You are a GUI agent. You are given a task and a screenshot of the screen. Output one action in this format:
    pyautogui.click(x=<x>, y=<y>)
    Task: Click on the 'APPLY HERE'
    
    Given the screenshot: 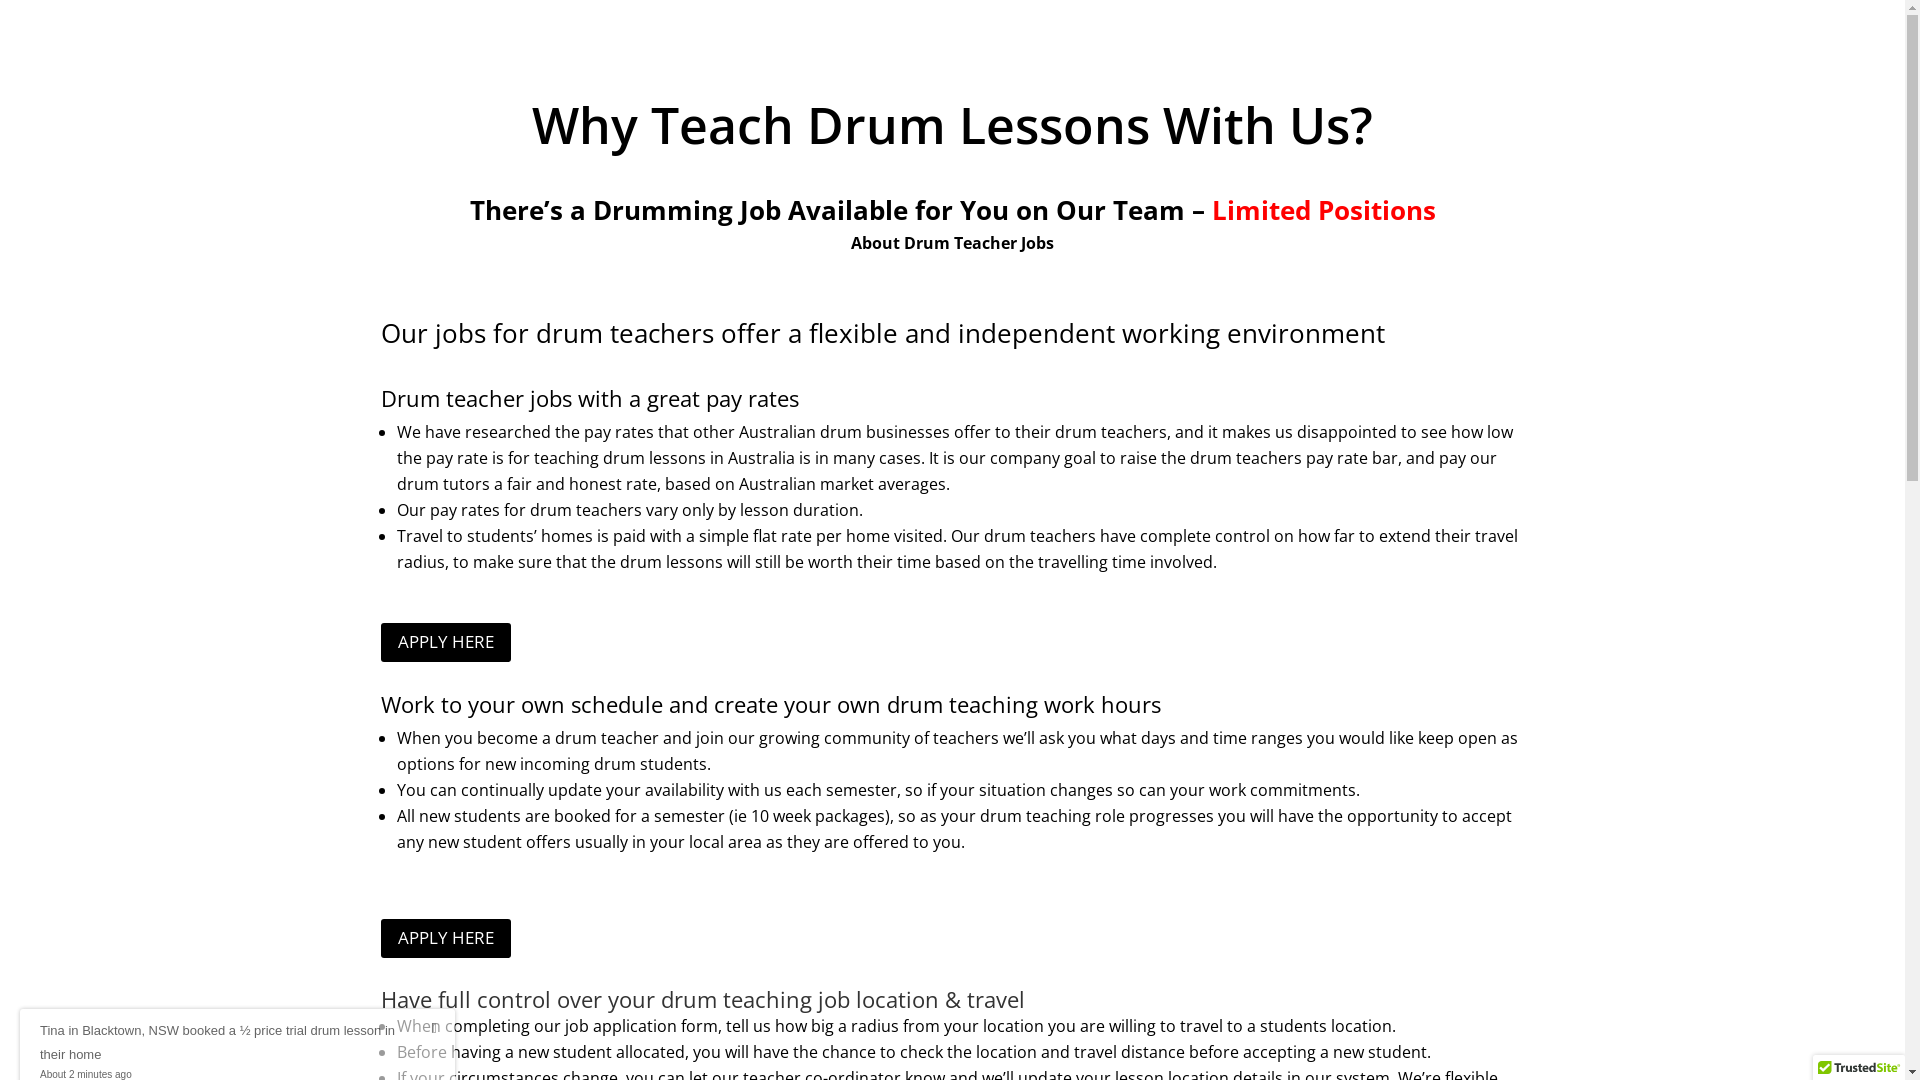 What is the action you would take?
    pyautogui.click(x=445, y=642)
    